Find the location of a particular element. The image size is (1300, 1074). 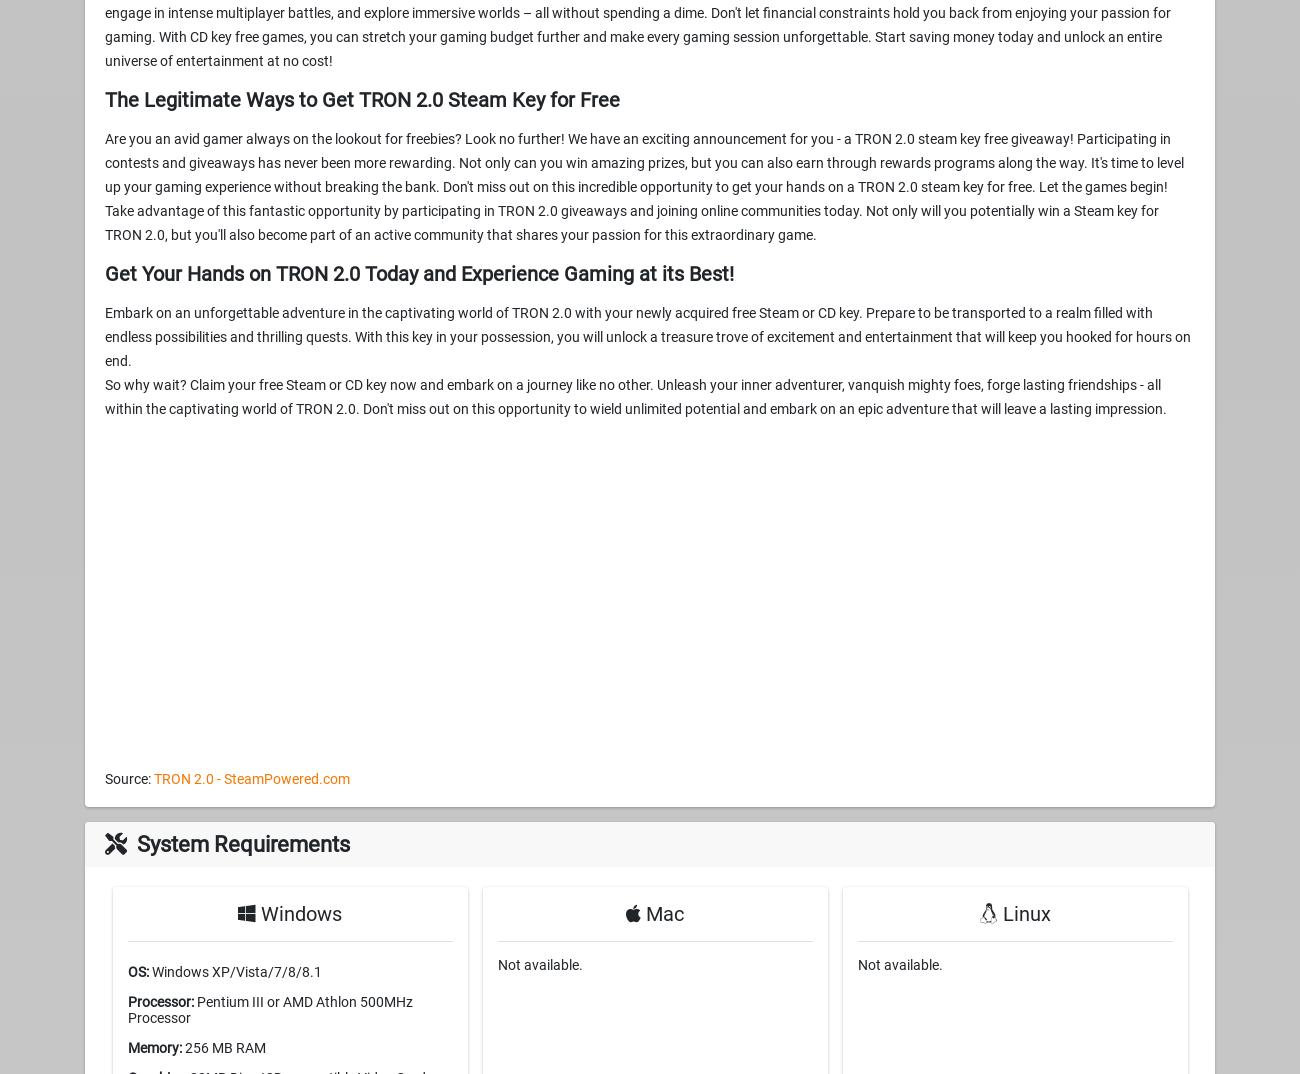

'Linux' is located at coordinates (1022, 912).